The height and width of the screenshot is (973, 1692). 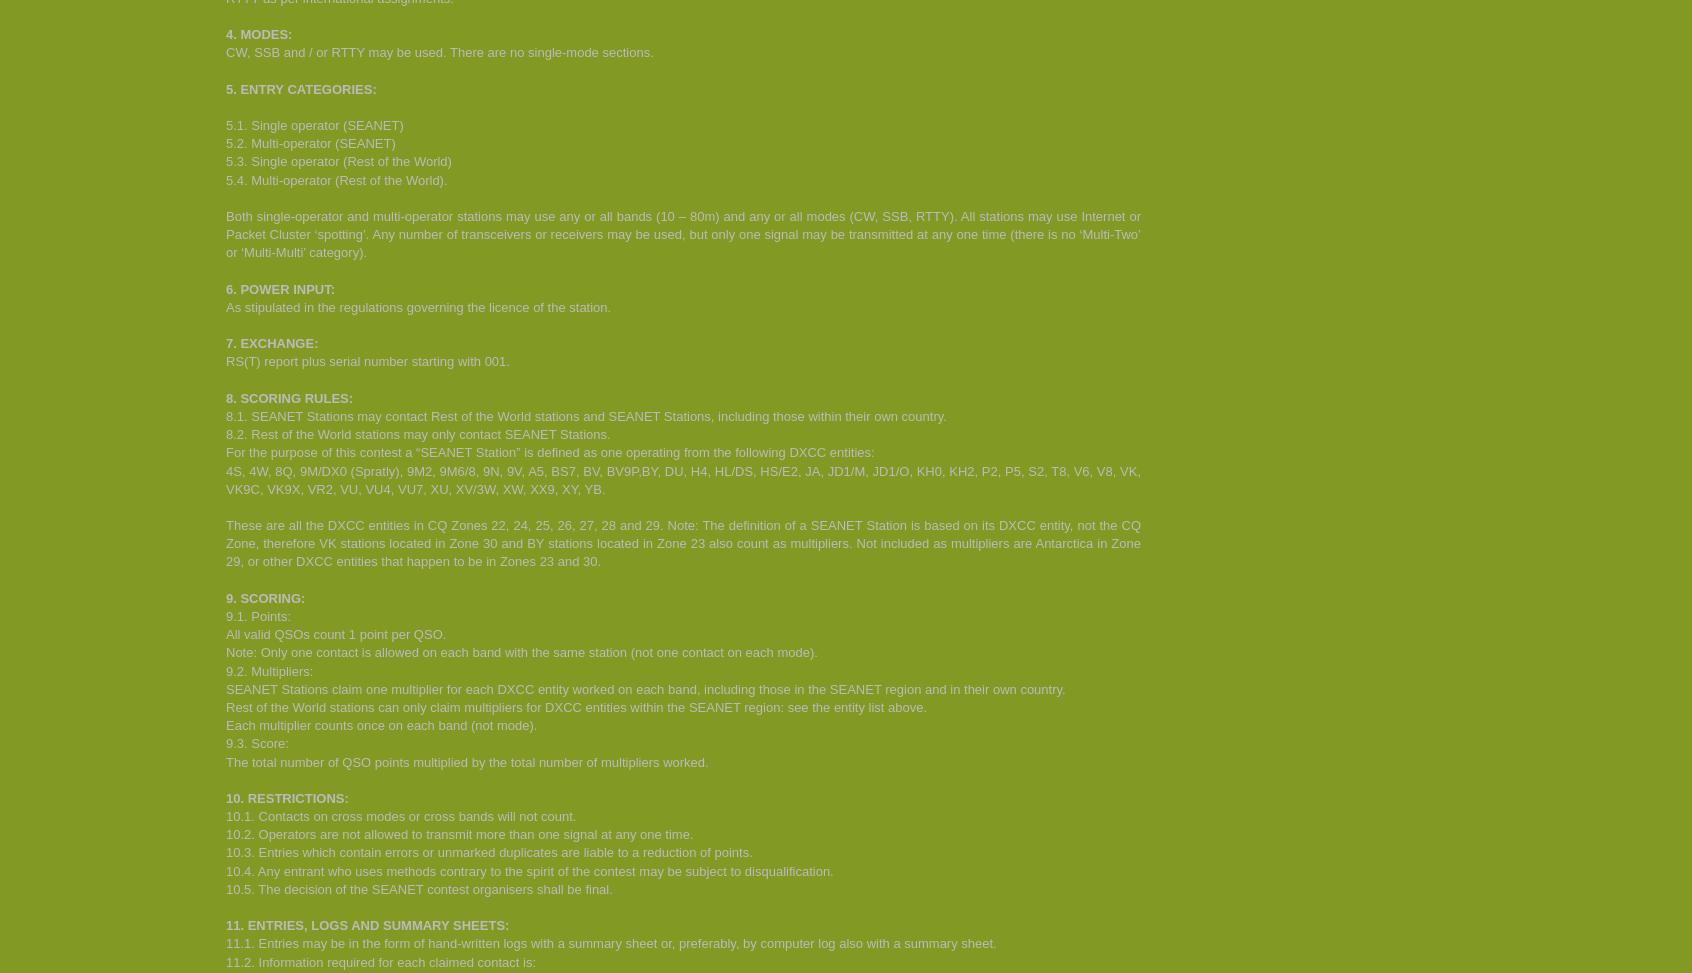 What do you see at coordinates (418, 306) in the screenshot?
I see `'As stipulated in the regulations governing the licence of the station.'` at bounding box center [418, 306].